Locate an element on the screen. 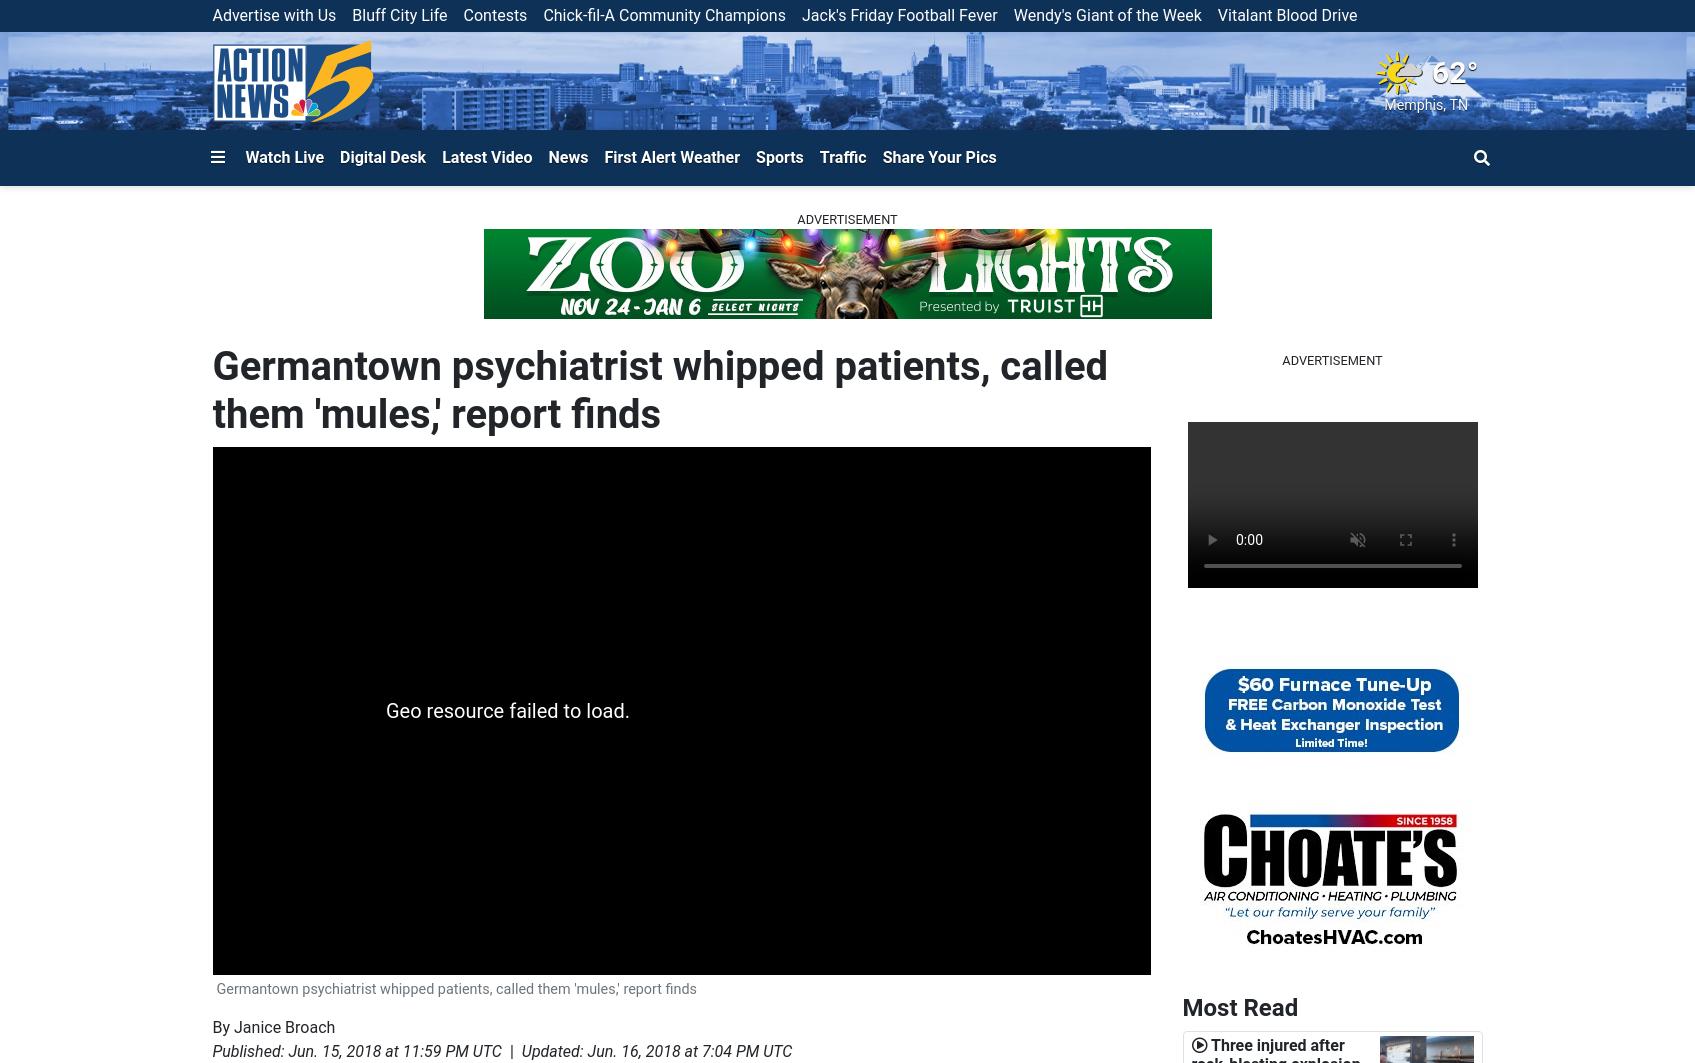 The height and width of the screenshot is (1063, 1695). 'Jun. 15, 2018 at 11:59 PM UTC' is located at coordinates (394, 1050).